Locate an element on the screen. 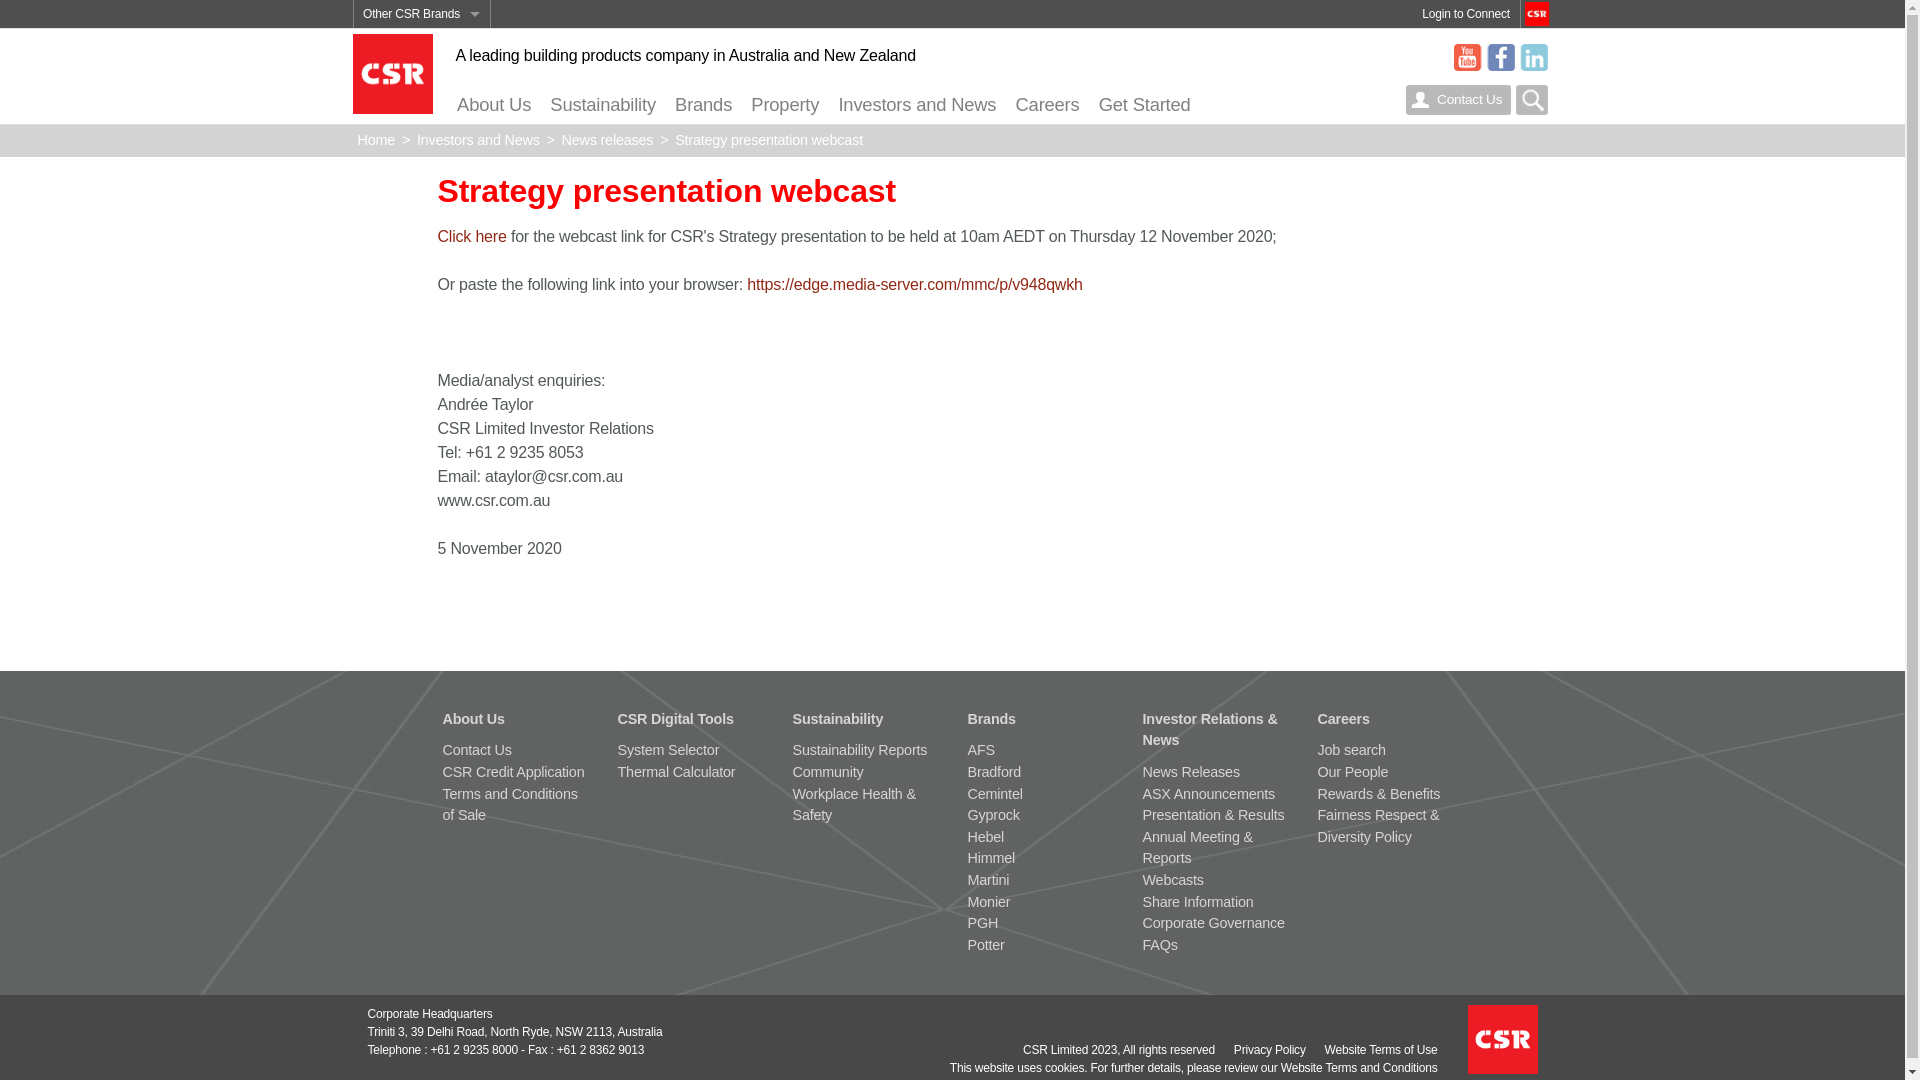  'CSR Credit Application' is located at coordinates (440, 770).